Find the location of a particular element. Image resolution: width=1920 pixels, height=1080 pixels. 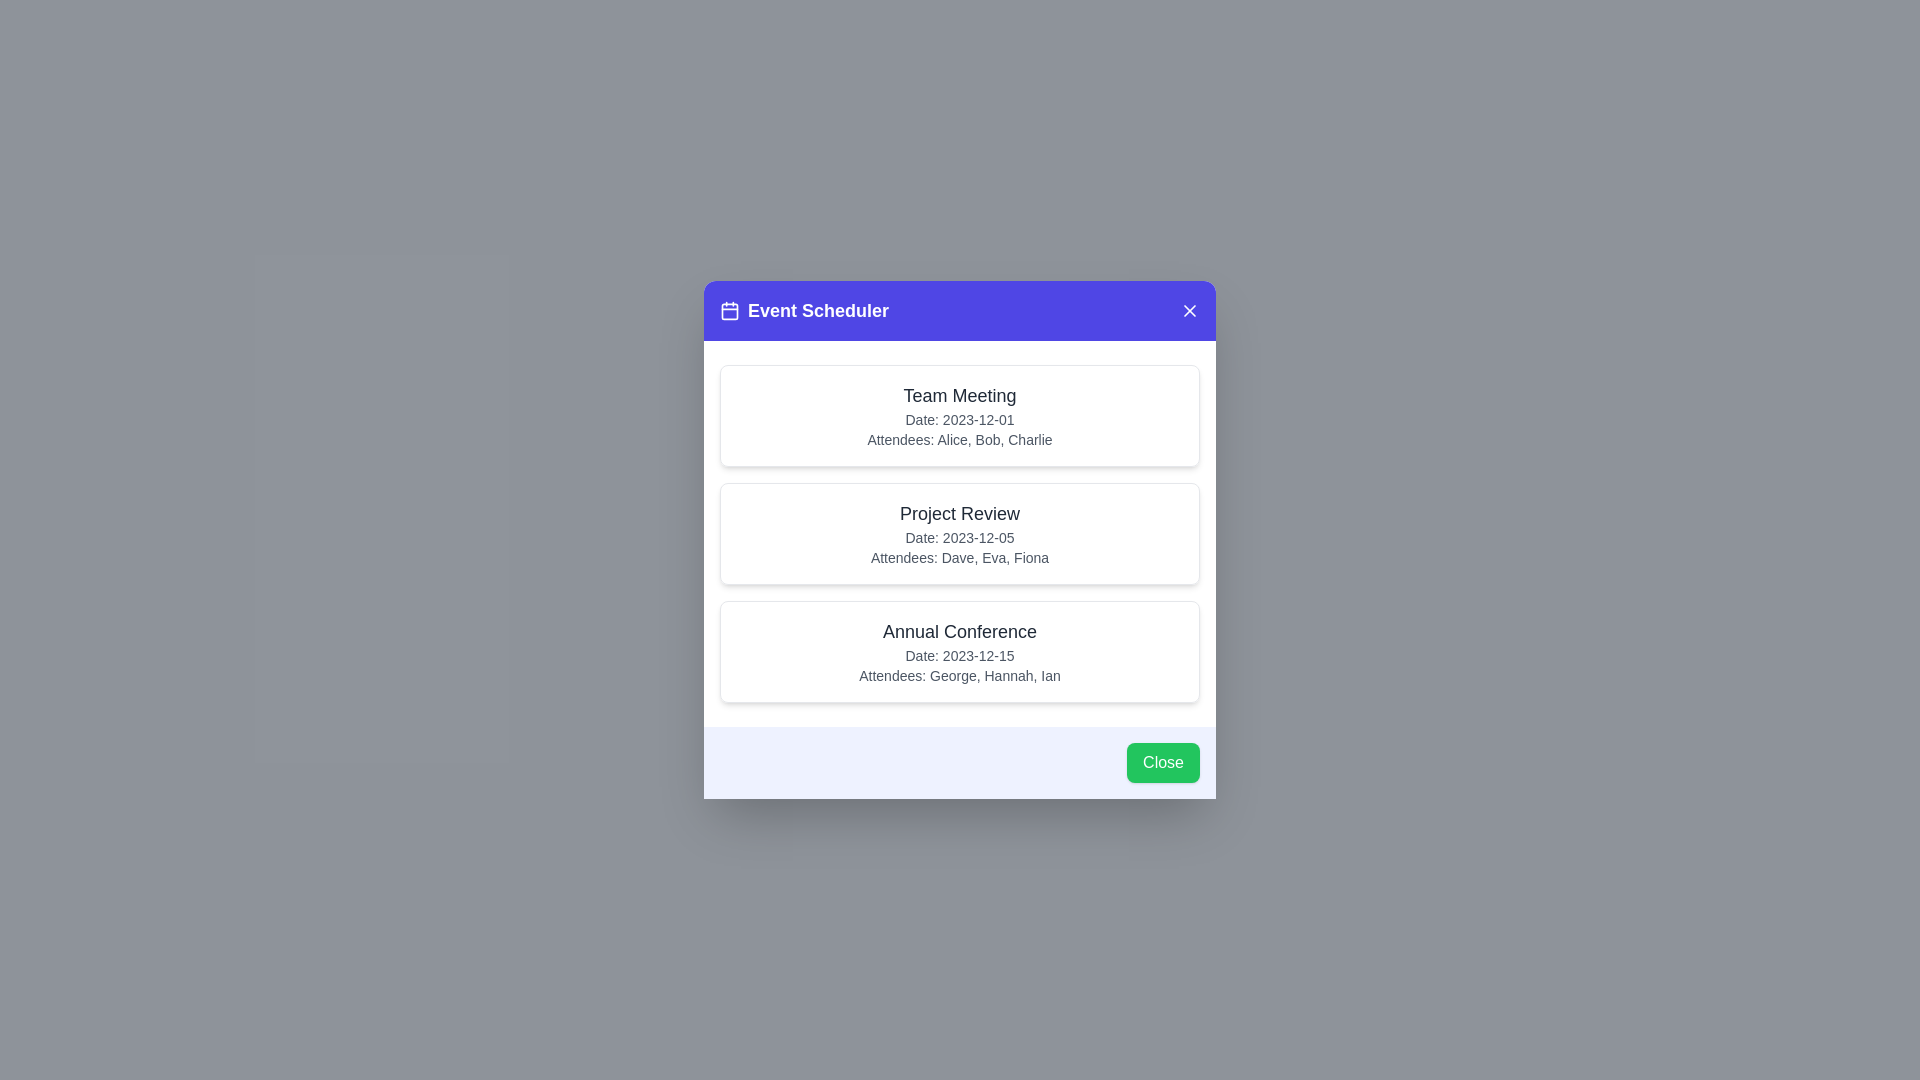

the event card titled 'Annual Conference' to view its details is located at coordinates (960, 651).